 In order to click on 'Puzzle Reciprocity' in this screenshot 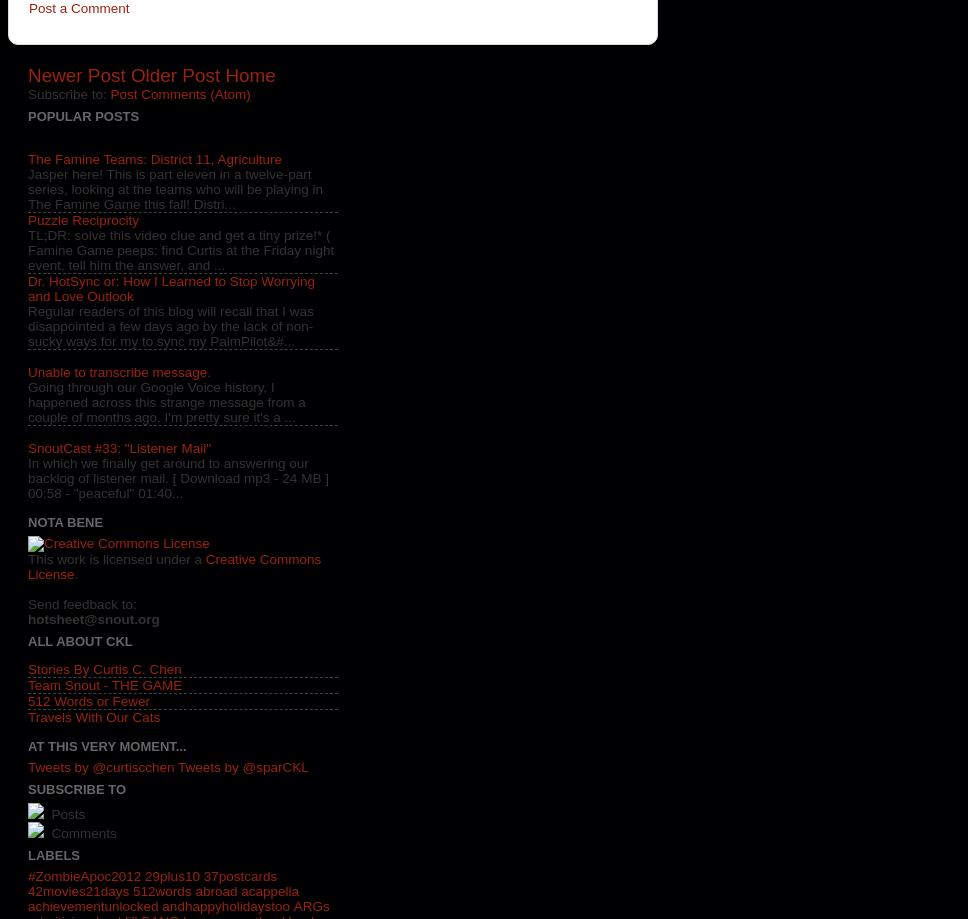, I will do `click(83, 220)`.